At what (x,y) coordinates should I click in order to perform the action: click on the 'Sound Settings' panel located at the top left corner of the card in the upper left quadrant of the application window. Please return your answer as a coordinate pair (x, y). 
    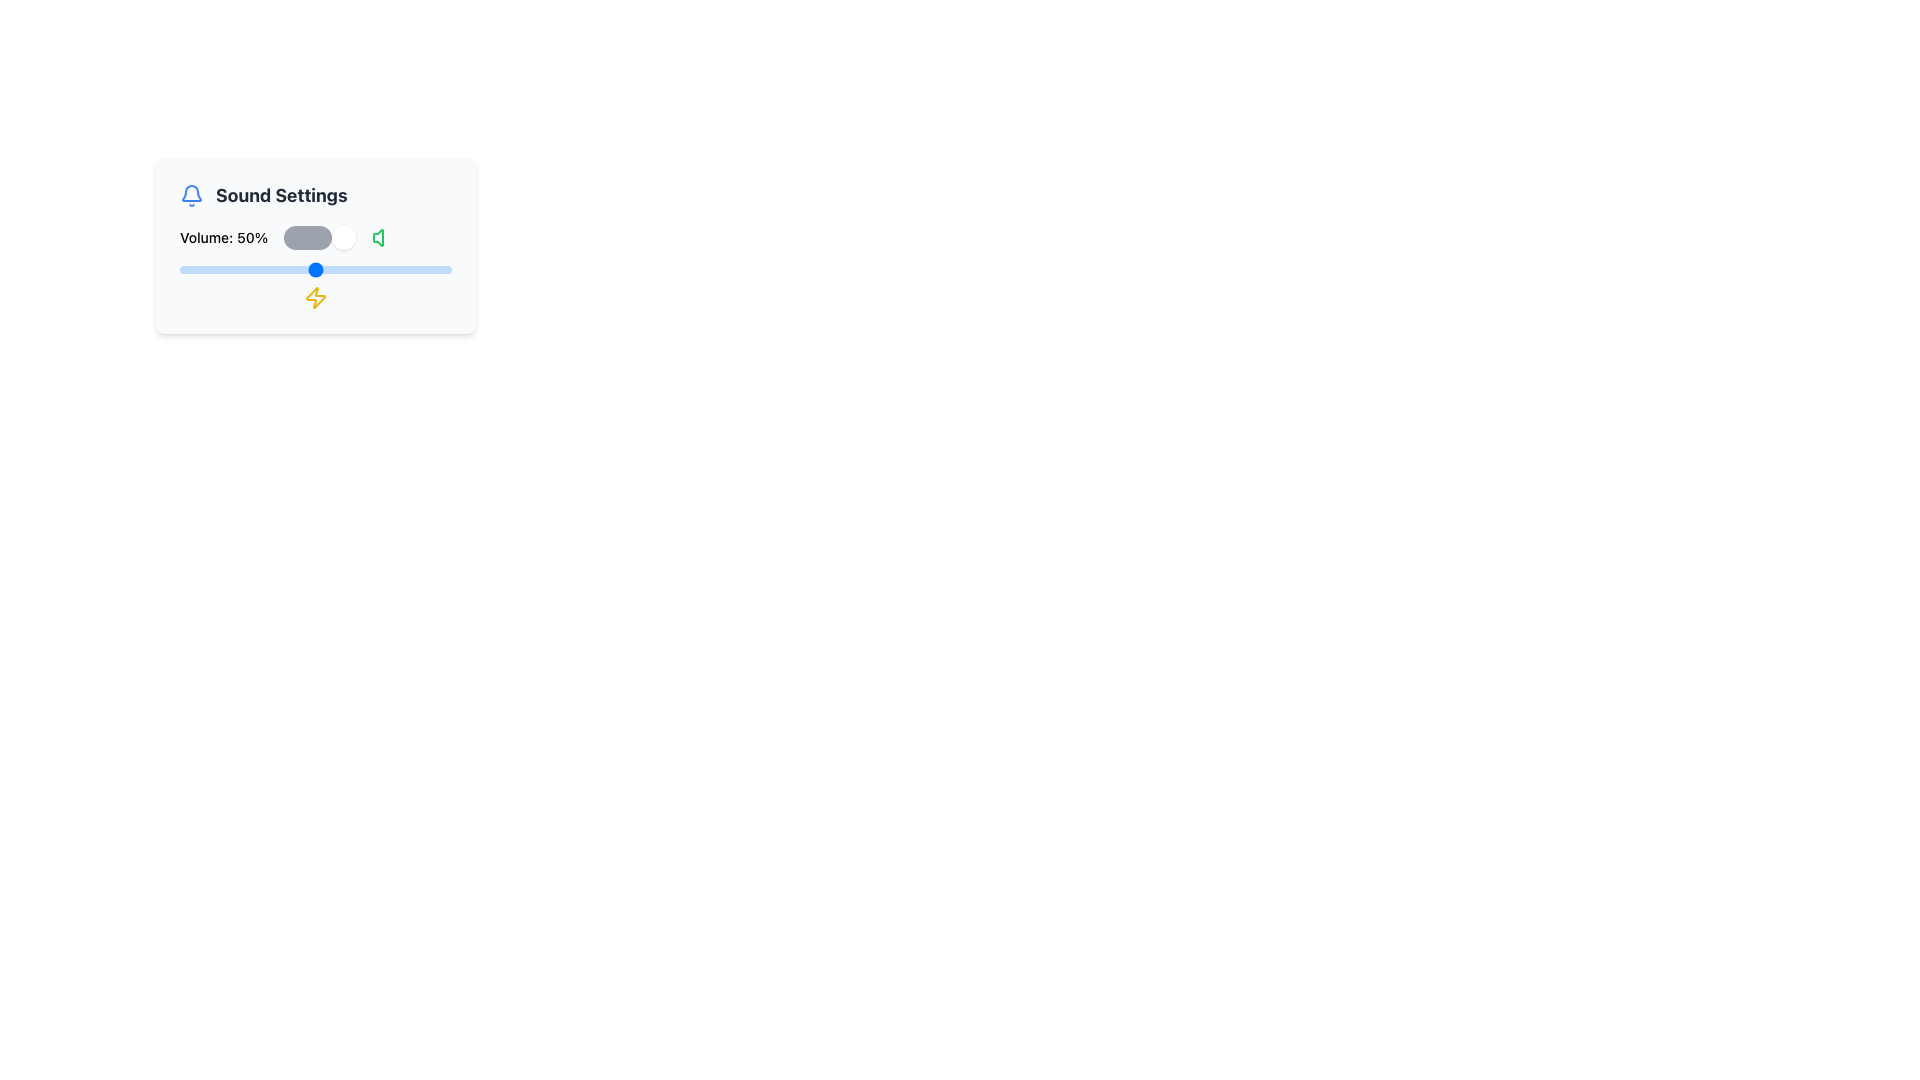
    Looking at the image, I should click on (315, 245).